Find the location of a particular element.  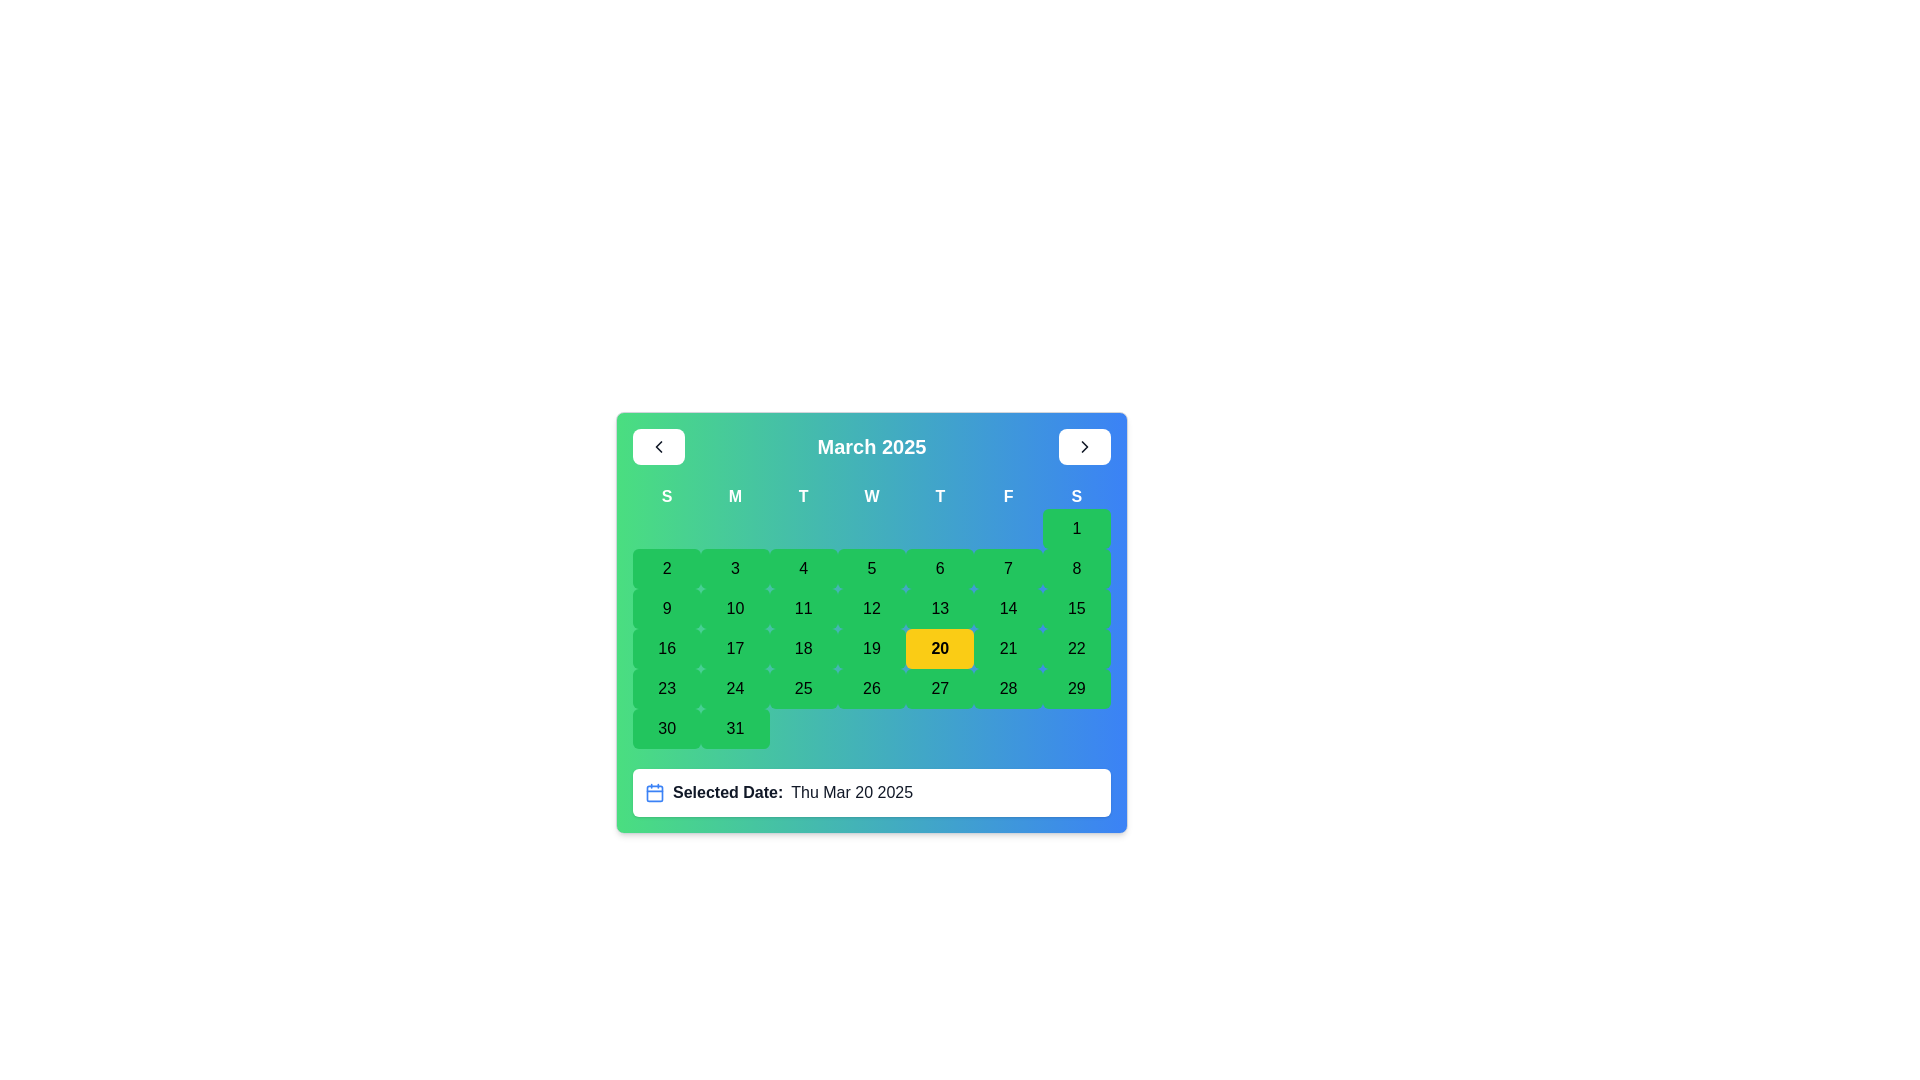

the button with a green background and rounded corners labeled '29' is located at coordinates (1075, 688).